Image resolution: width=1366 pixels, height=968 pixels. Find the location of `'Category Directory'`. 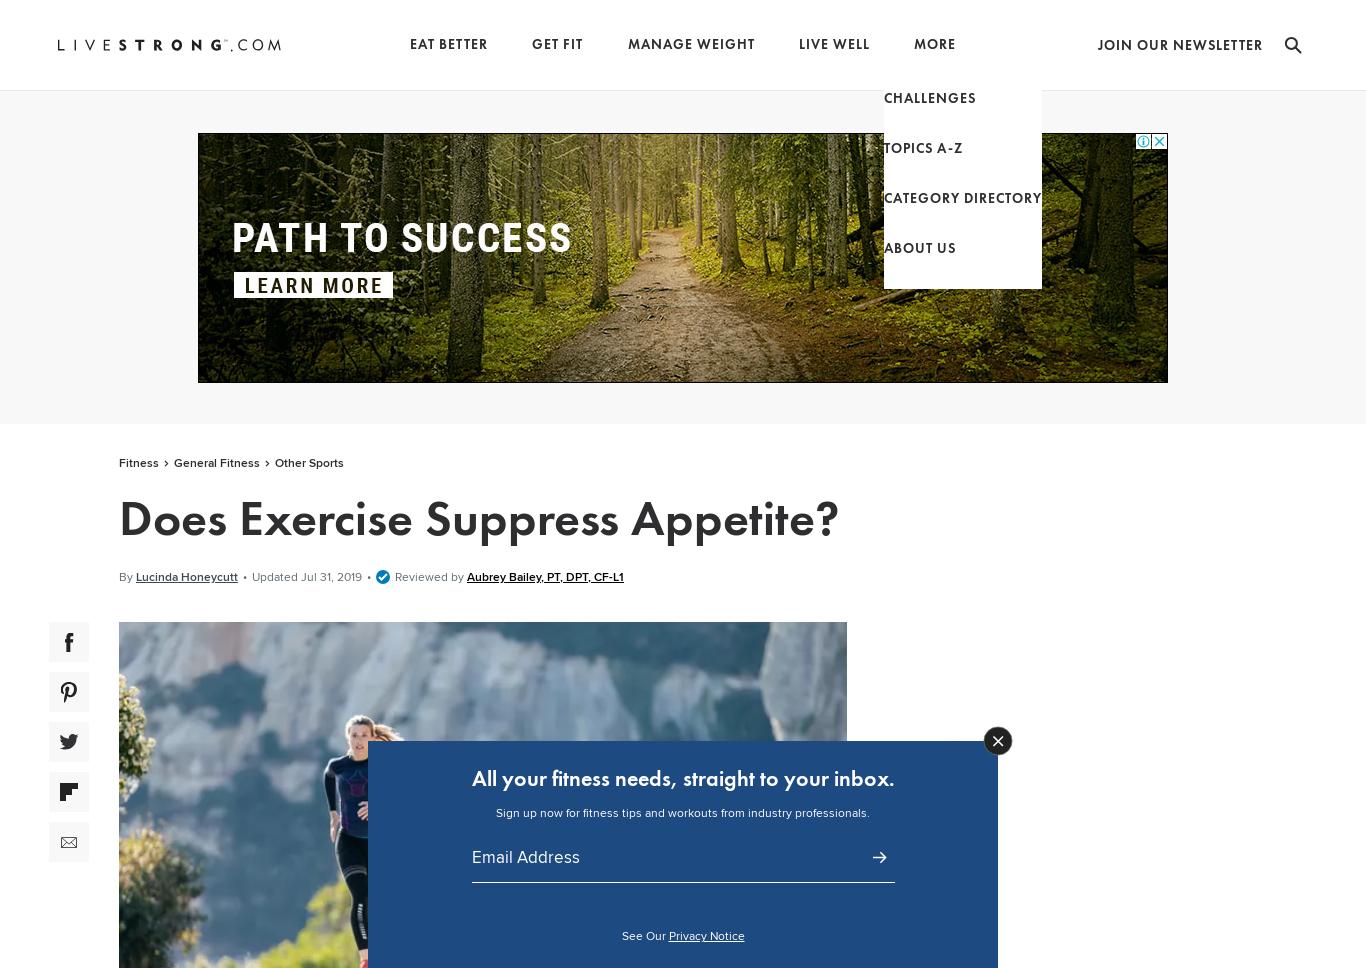

'Category Directory' is located at coordinates (913, 188).